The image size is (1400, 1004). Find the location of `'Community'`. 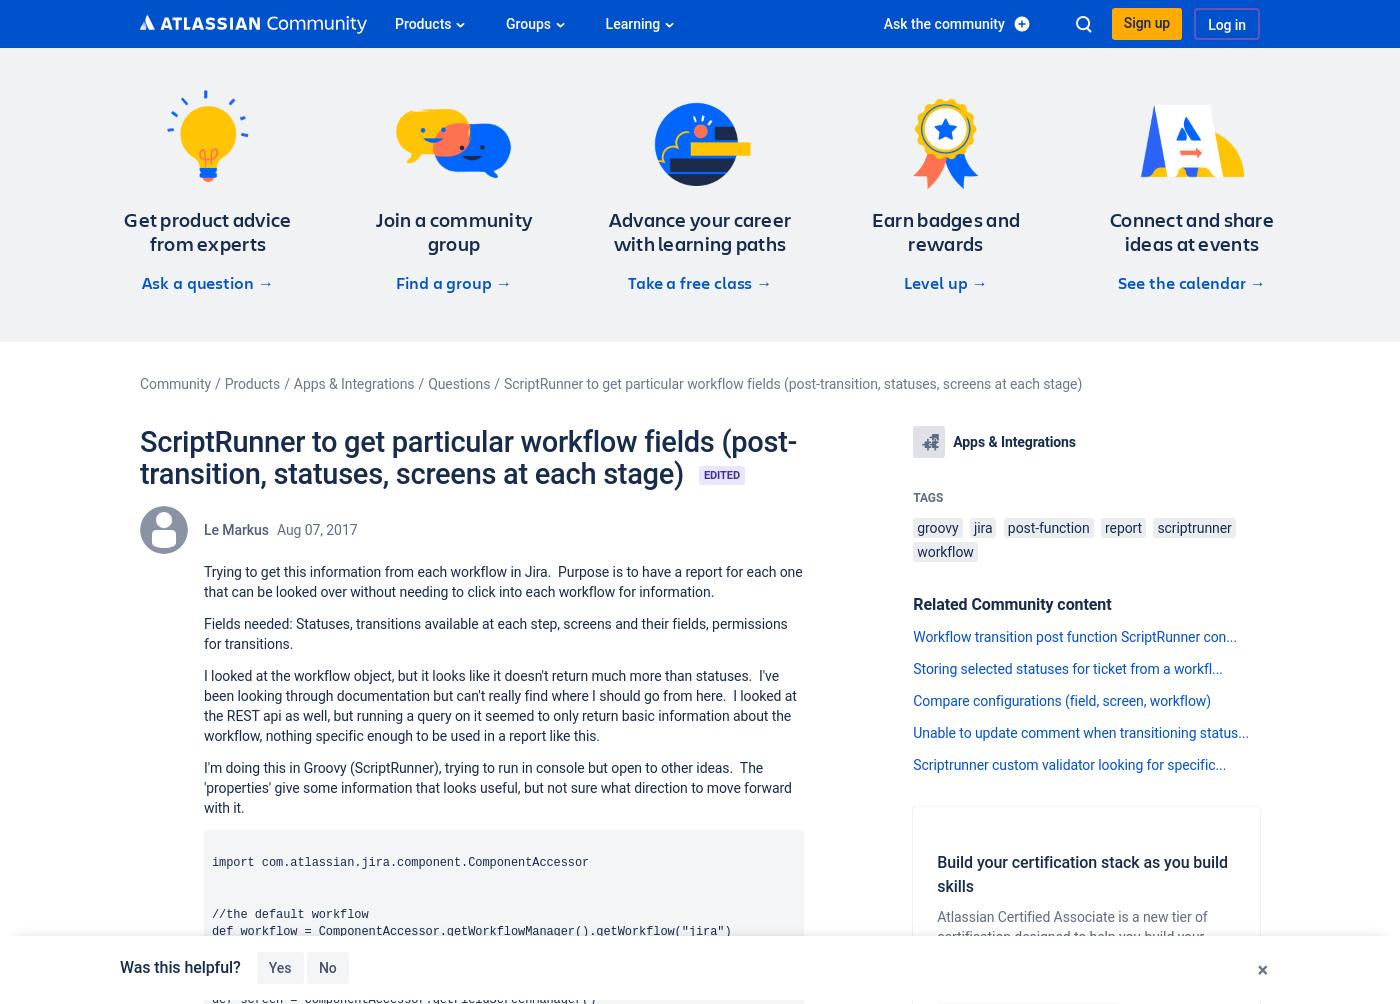

'Community' is located at coordinates (175, 383).